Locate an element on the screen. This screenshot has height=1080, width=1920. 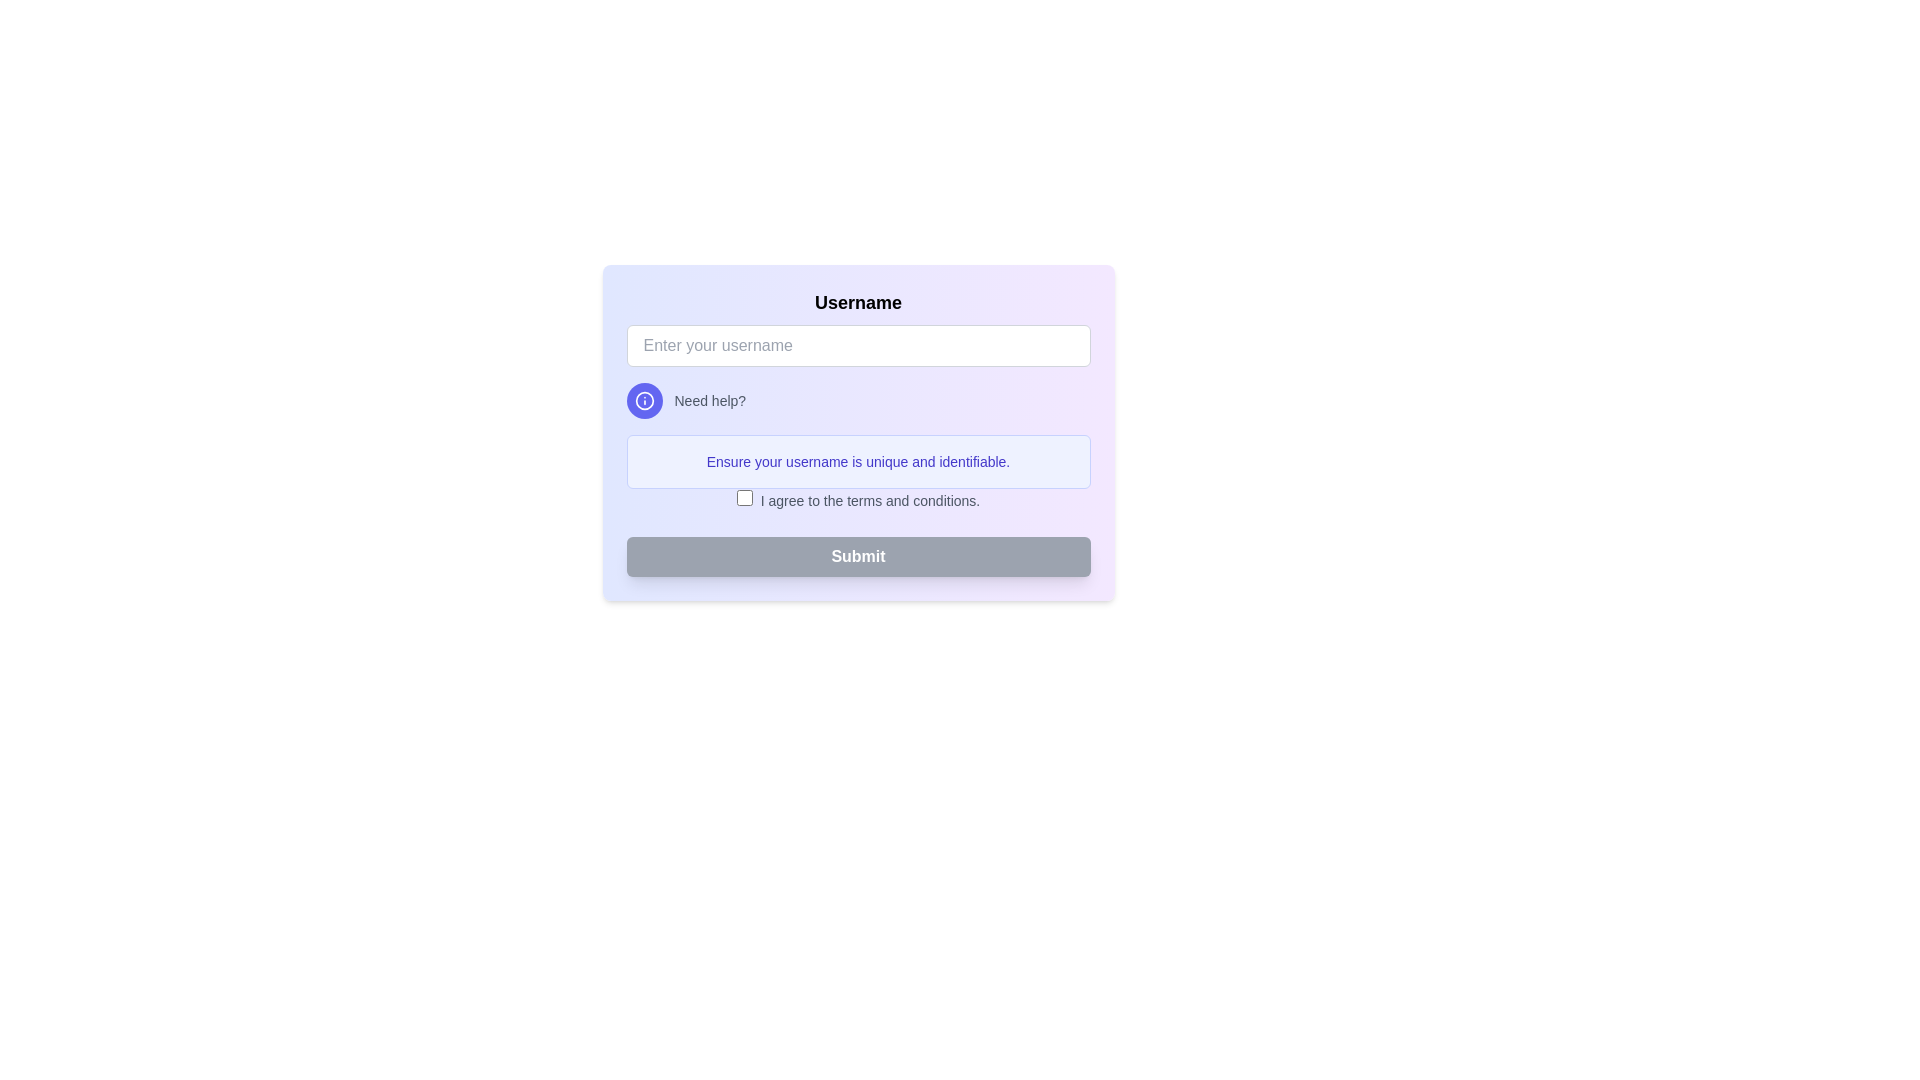
the checkbox located to the left of the text 'I agree to the terms and conditions' to check or uncheck it is located at coordinates (743, 496).